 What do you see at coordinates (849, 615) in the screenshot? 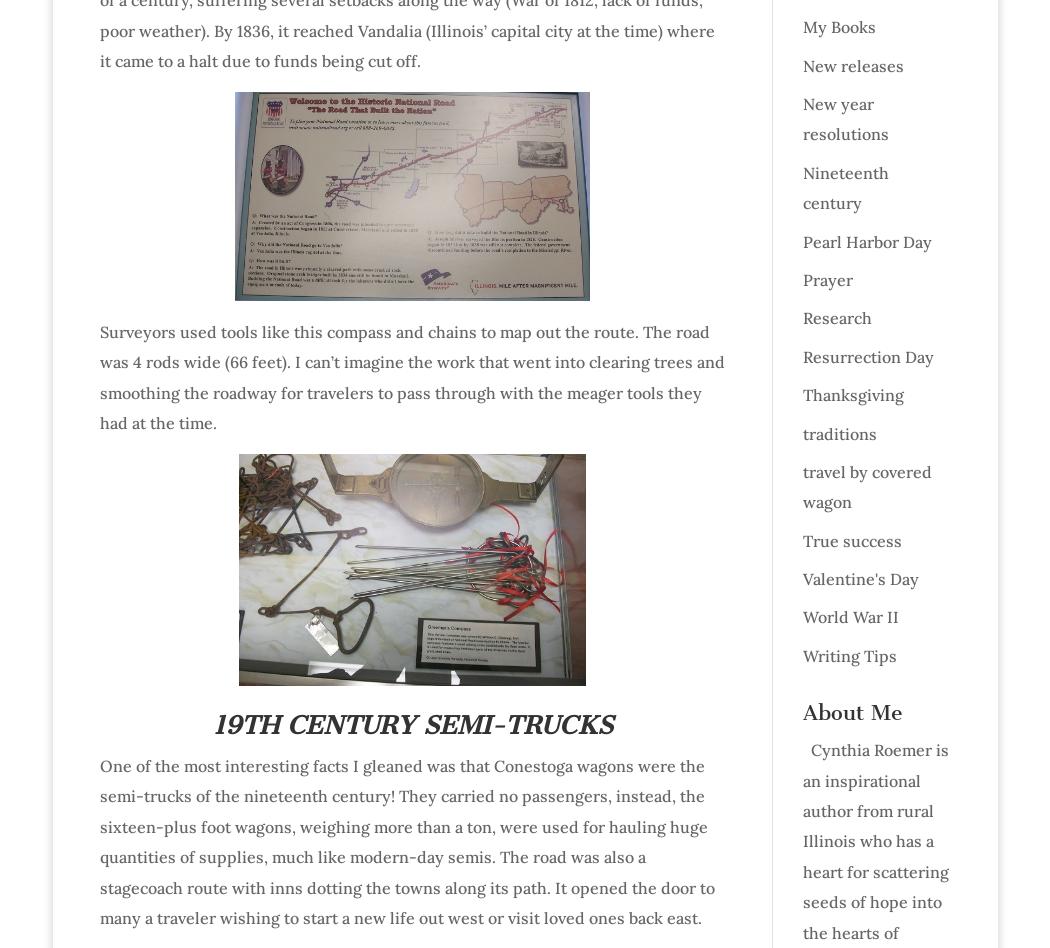
I see `'World War II'` at bounding box center [849, 615].